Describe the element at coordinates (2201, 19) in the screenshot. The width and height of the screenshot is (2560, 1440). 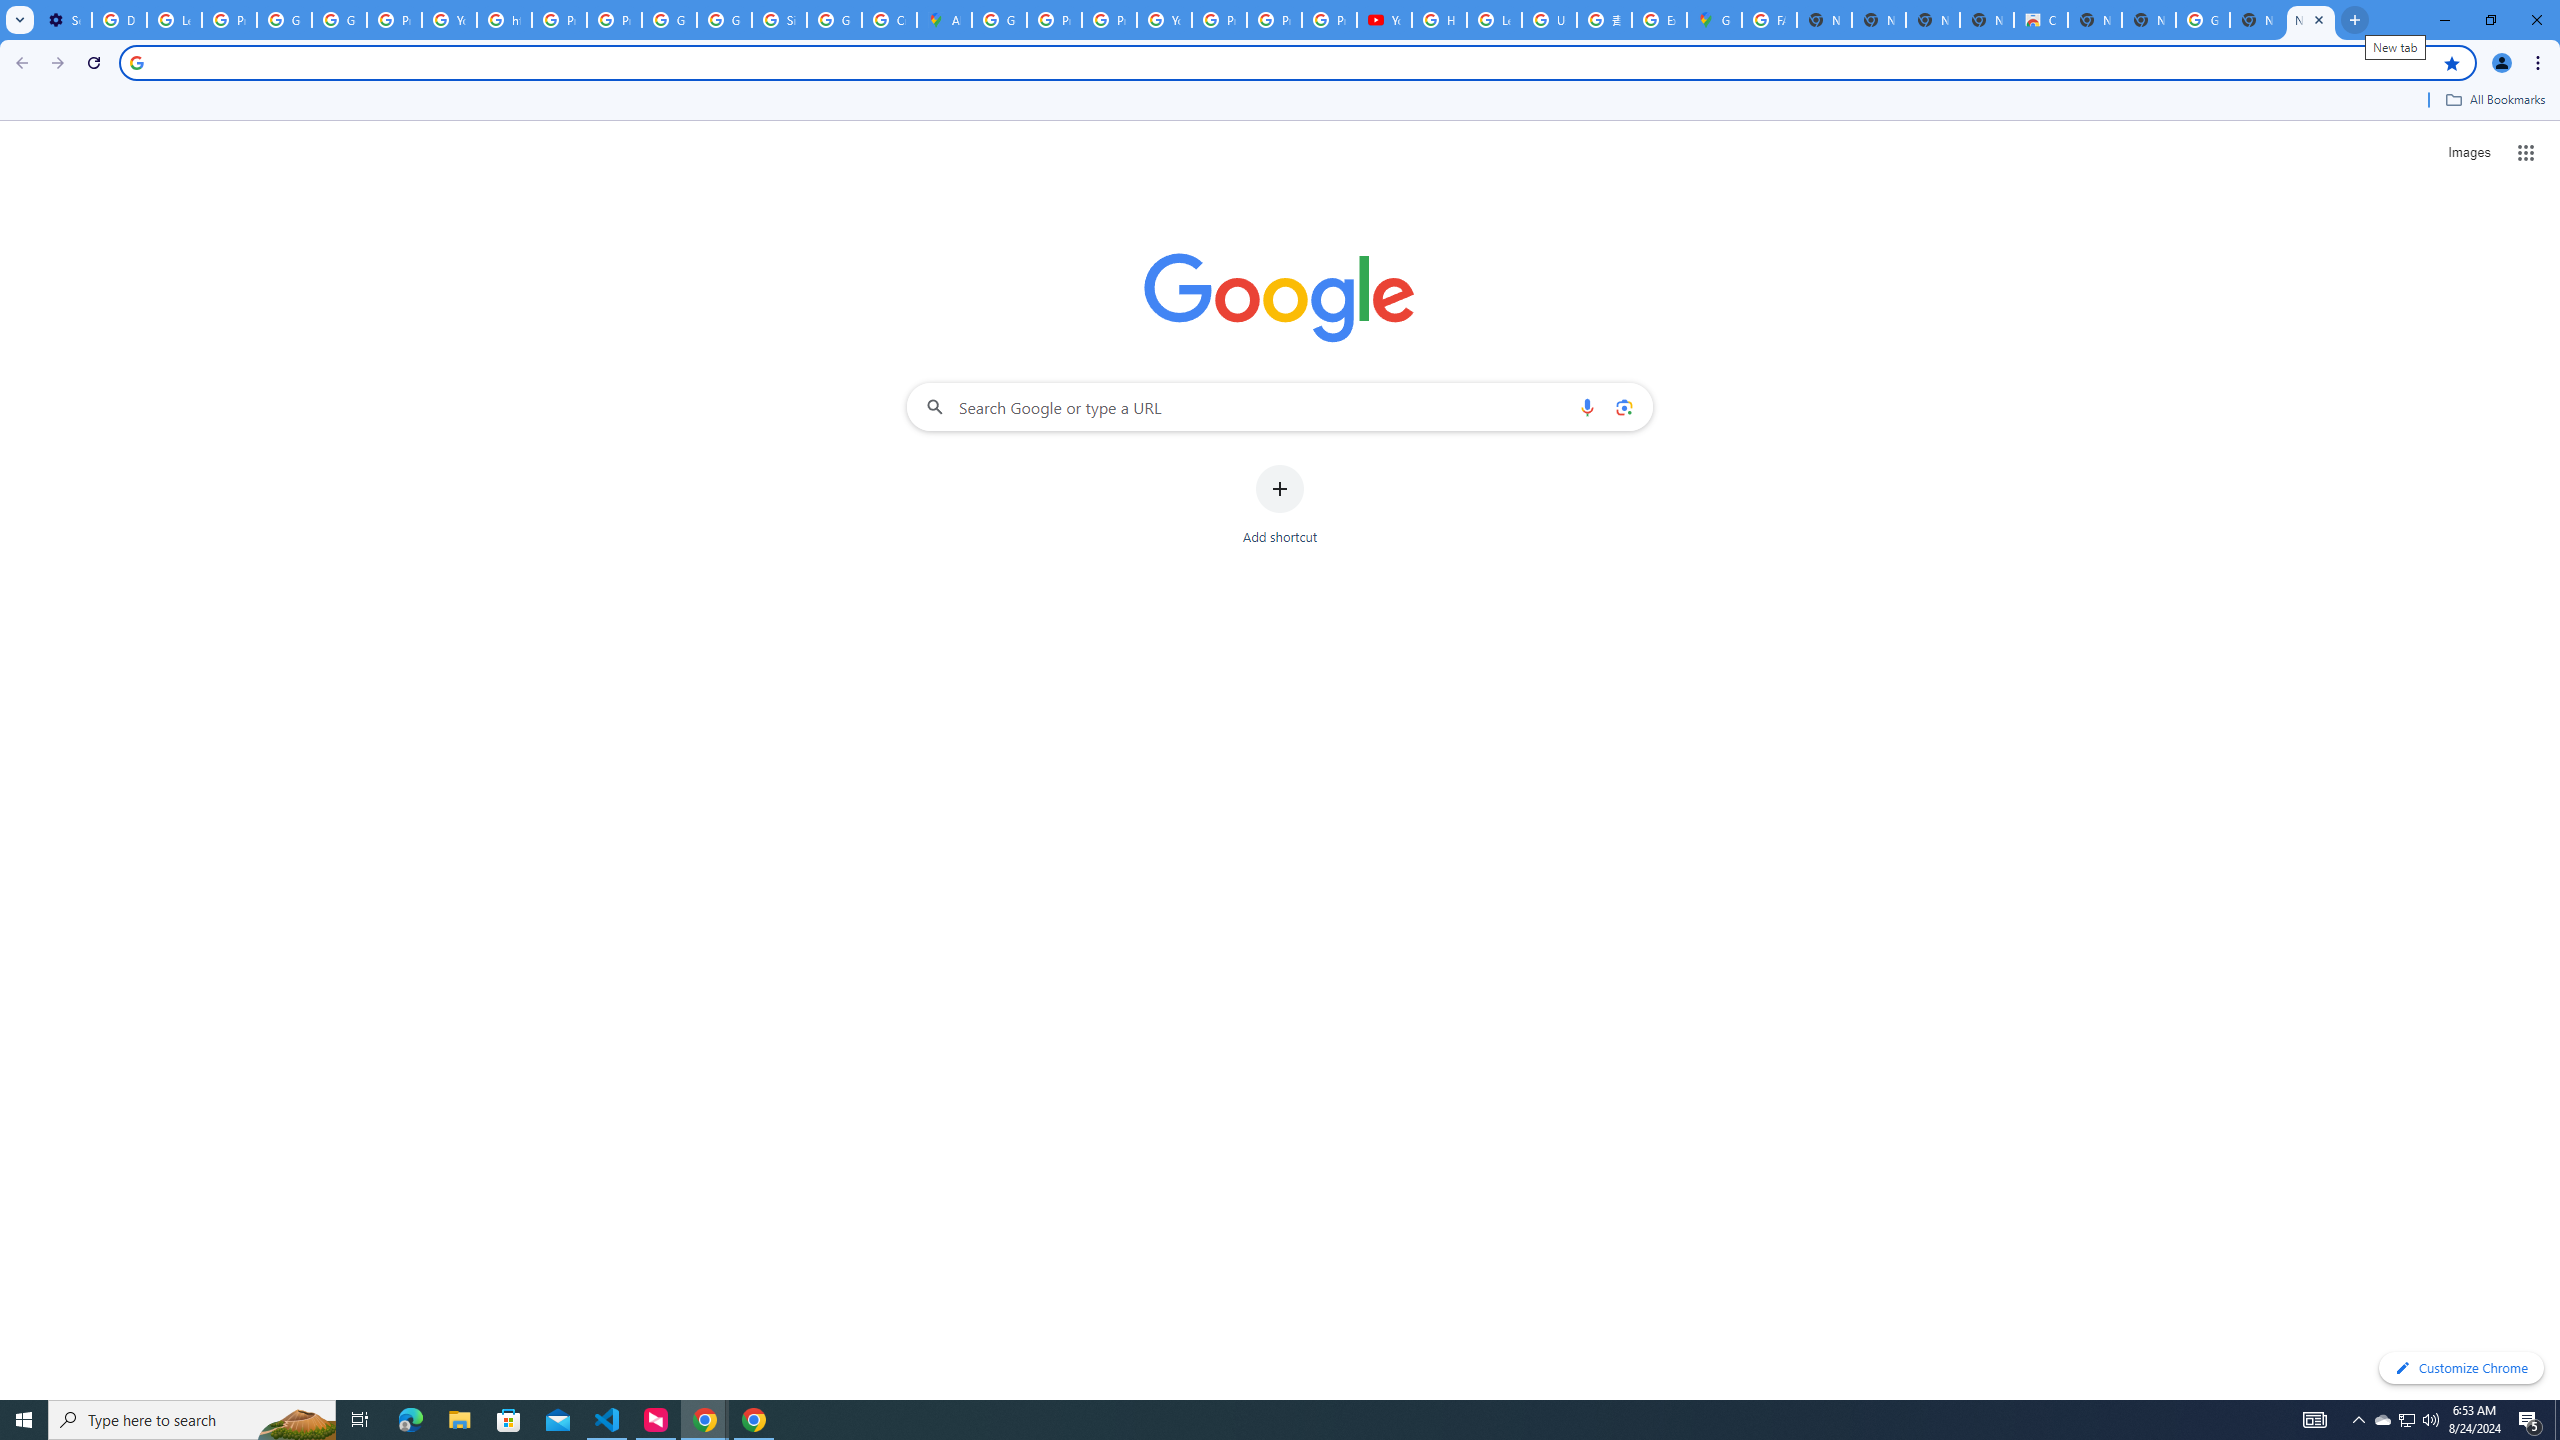
I see `'Google Images'` at that location.